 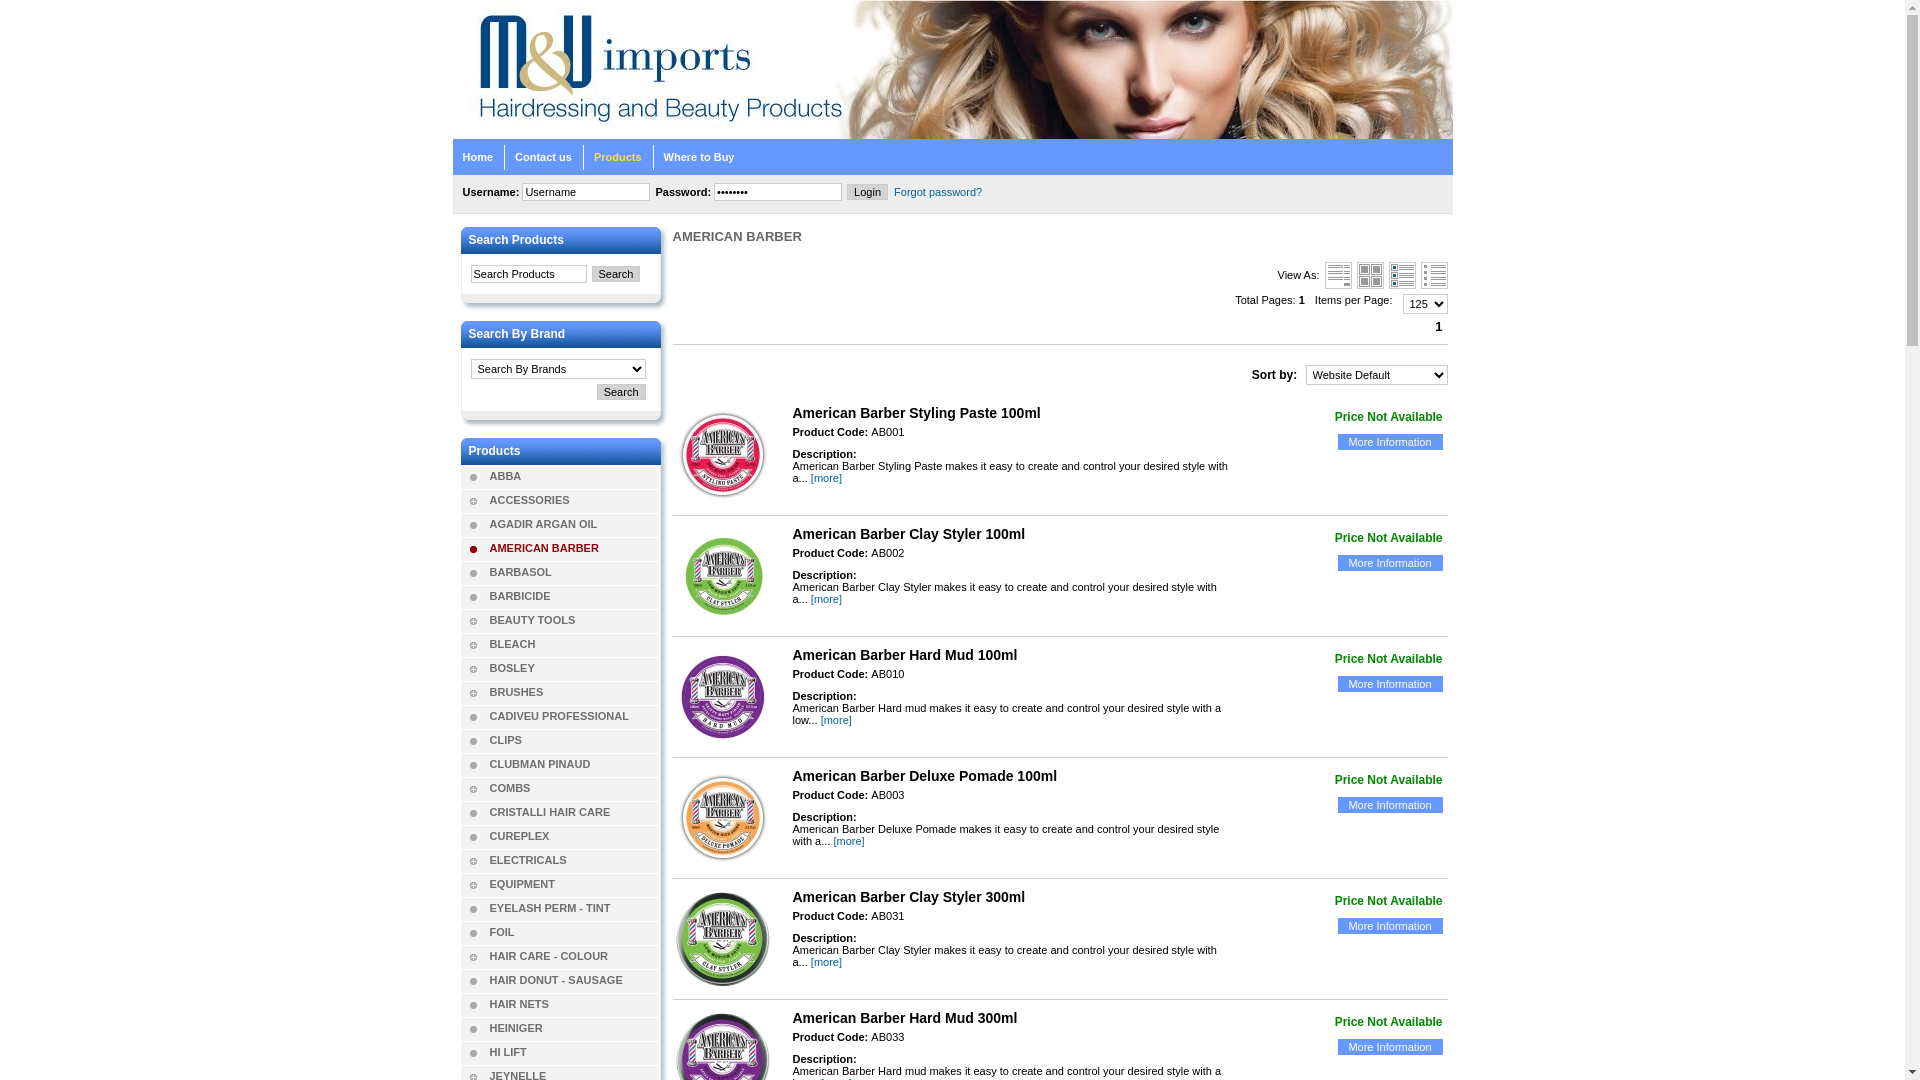 I want to click on 'Products', so click(x=617, y=156).